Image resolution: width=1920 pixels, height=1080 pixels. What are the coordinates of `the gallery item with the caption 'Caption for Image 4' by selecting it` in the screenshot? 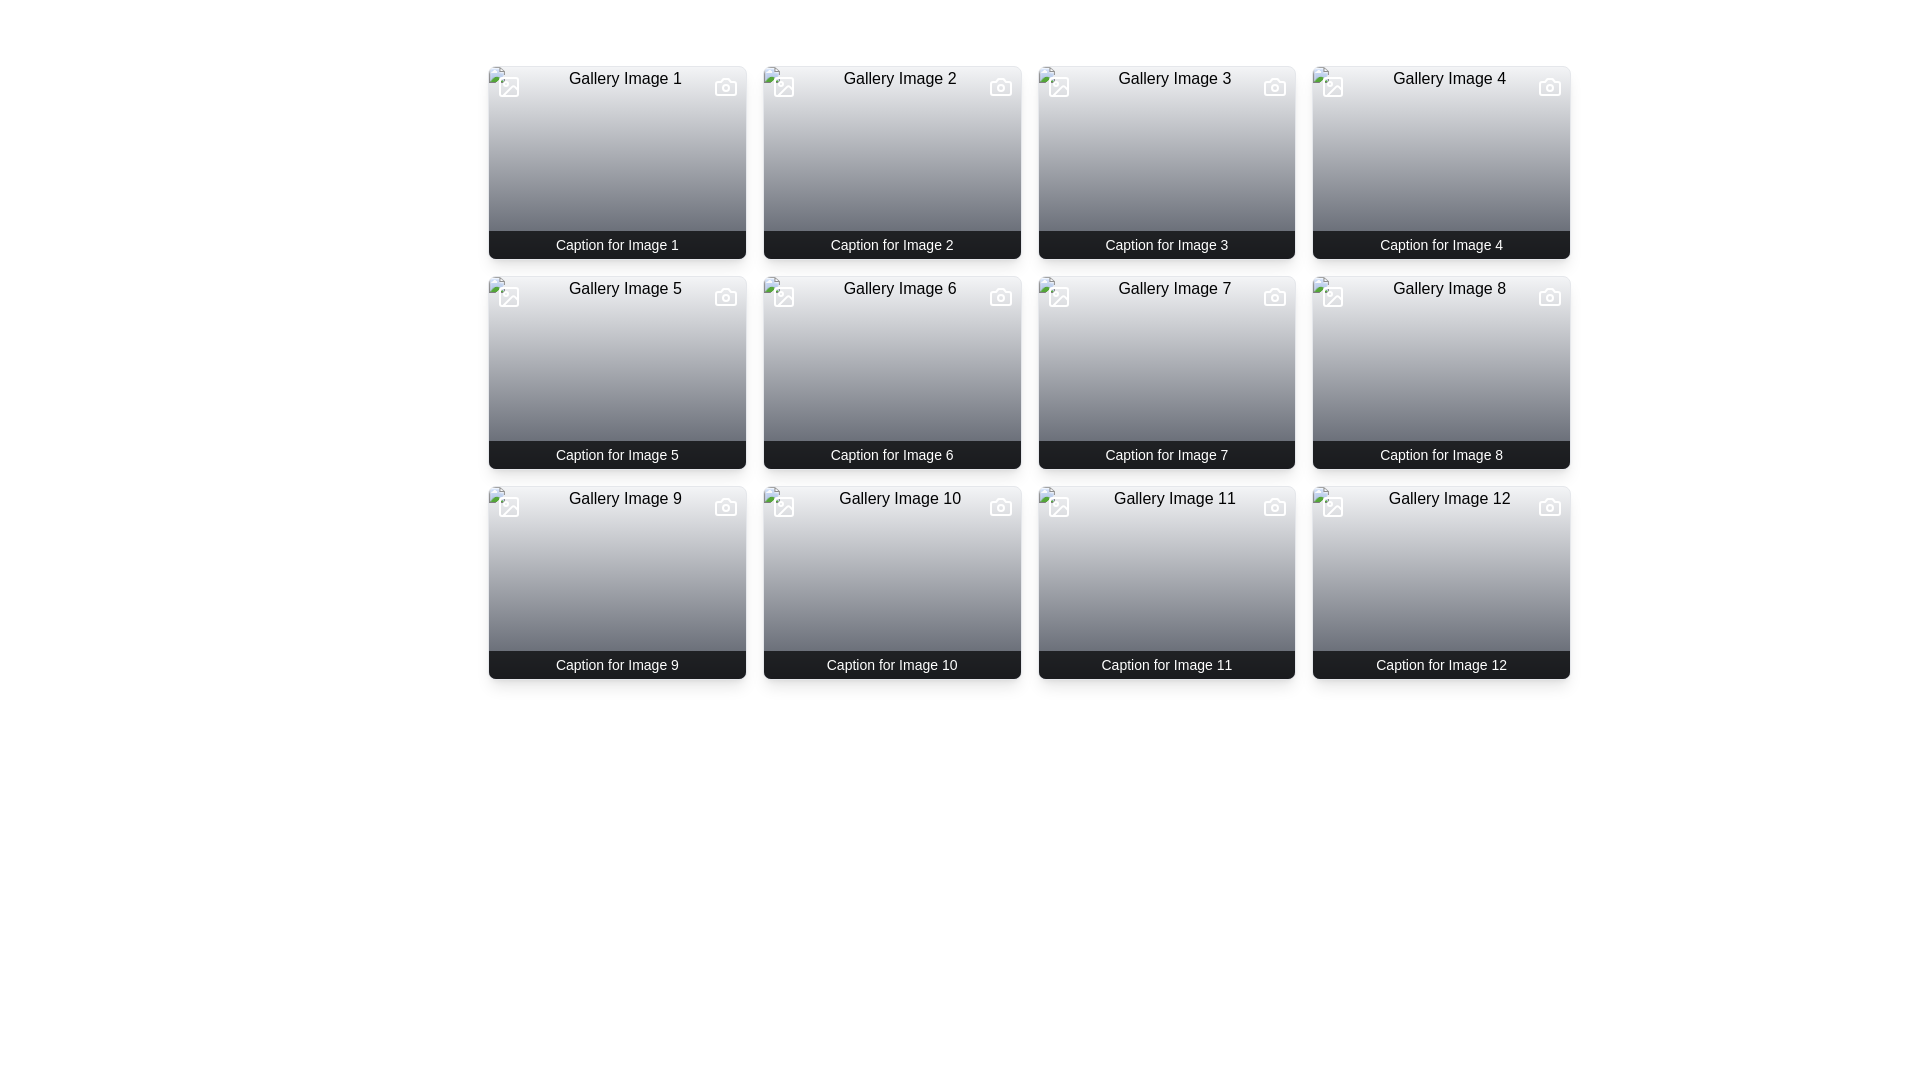 It's located at (1441, 161).